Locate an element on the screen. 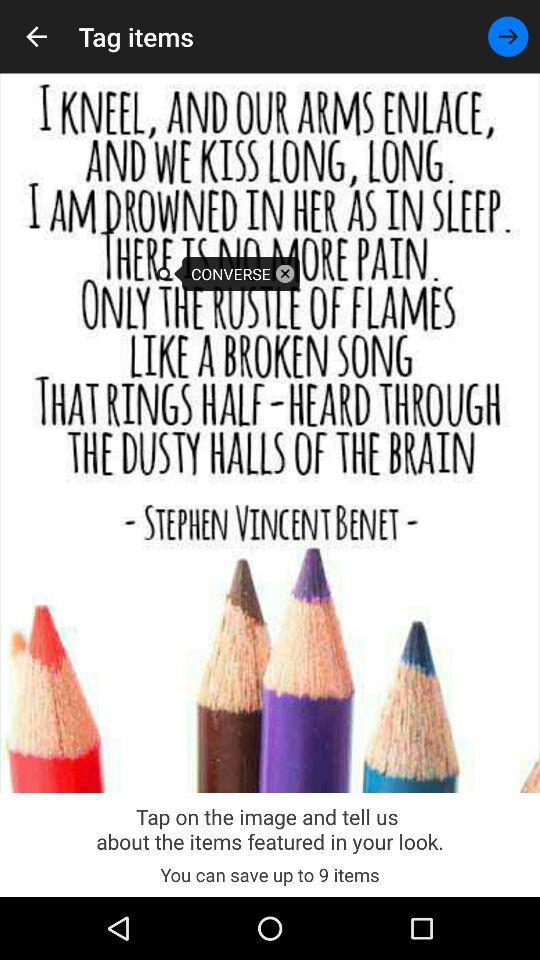  delete button is located at coordinates (284, 272).